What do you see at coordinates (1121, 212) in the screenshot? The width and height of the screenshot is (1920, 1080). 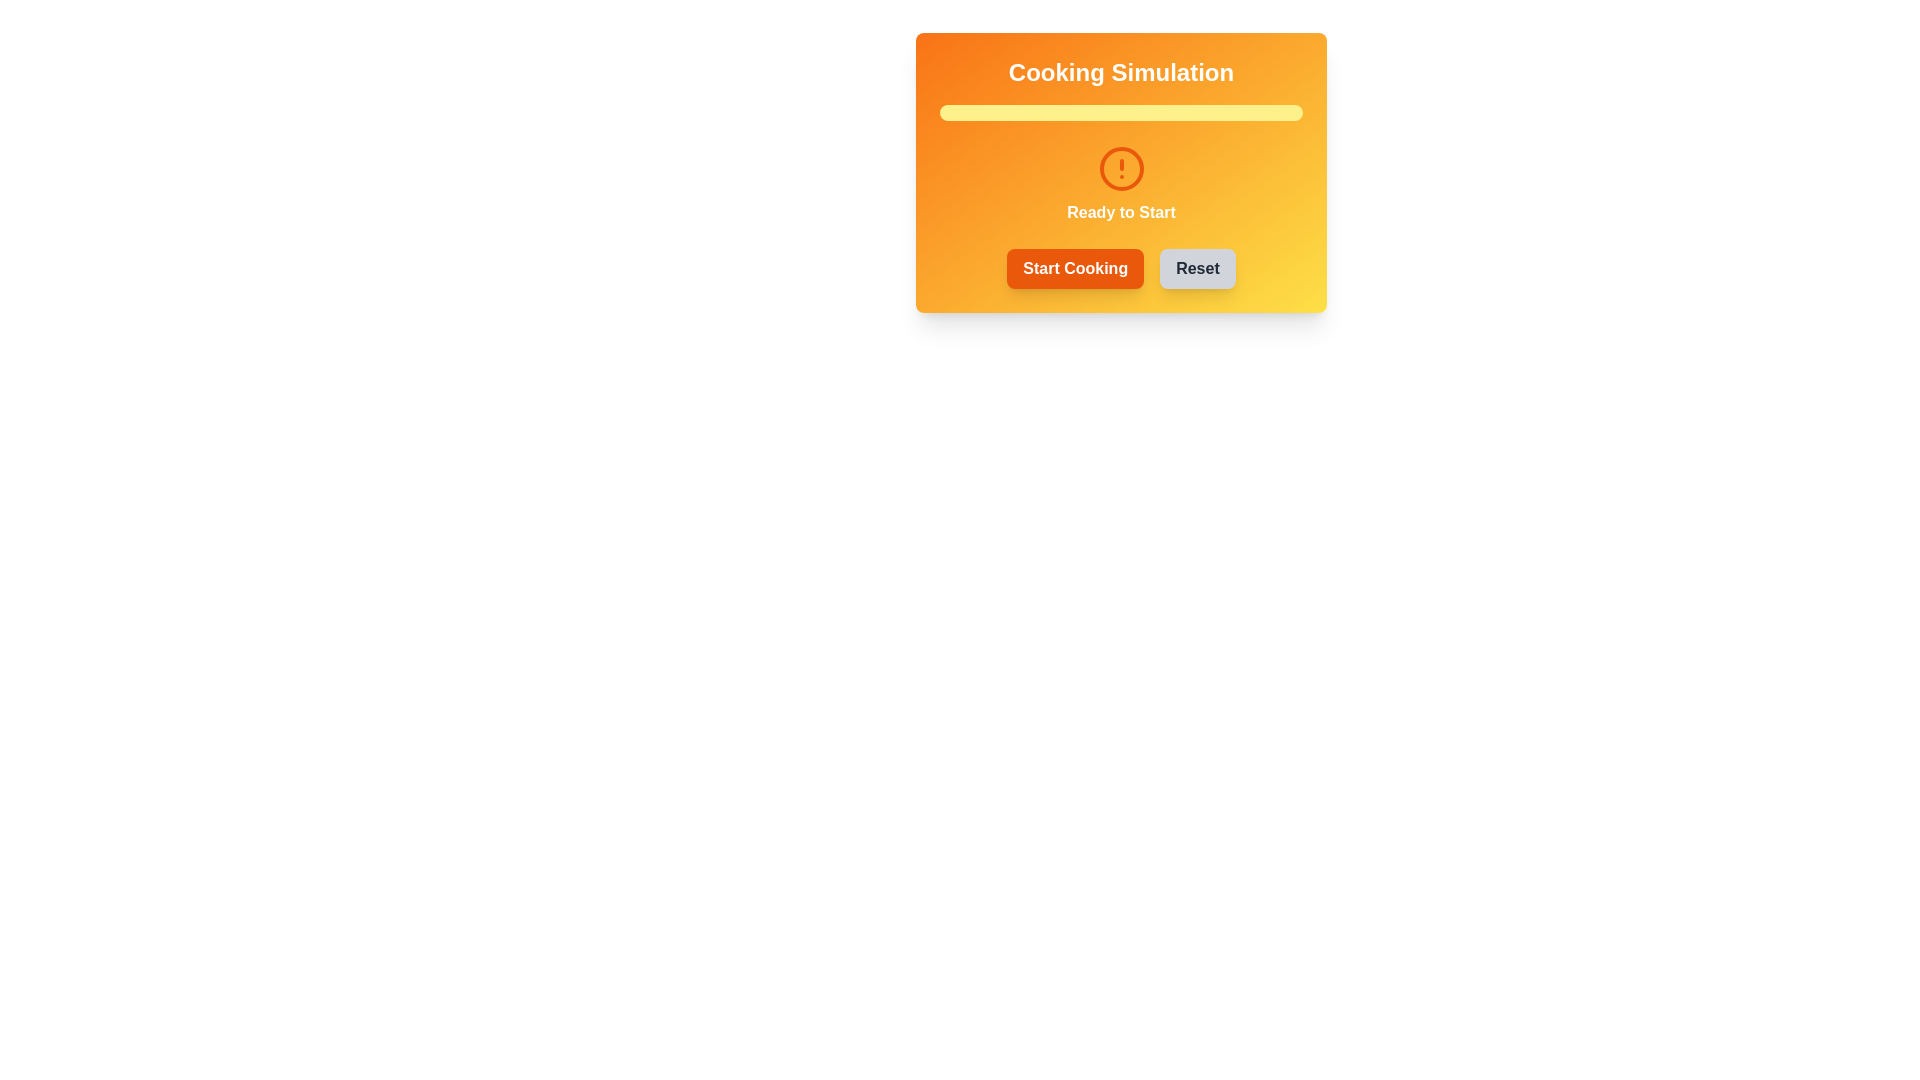 I see `the text label displaying 'Ready to Start', which is styled with a bold white font on a transparent background and located below a circular warning icon` at bounding box center [1121, 212].